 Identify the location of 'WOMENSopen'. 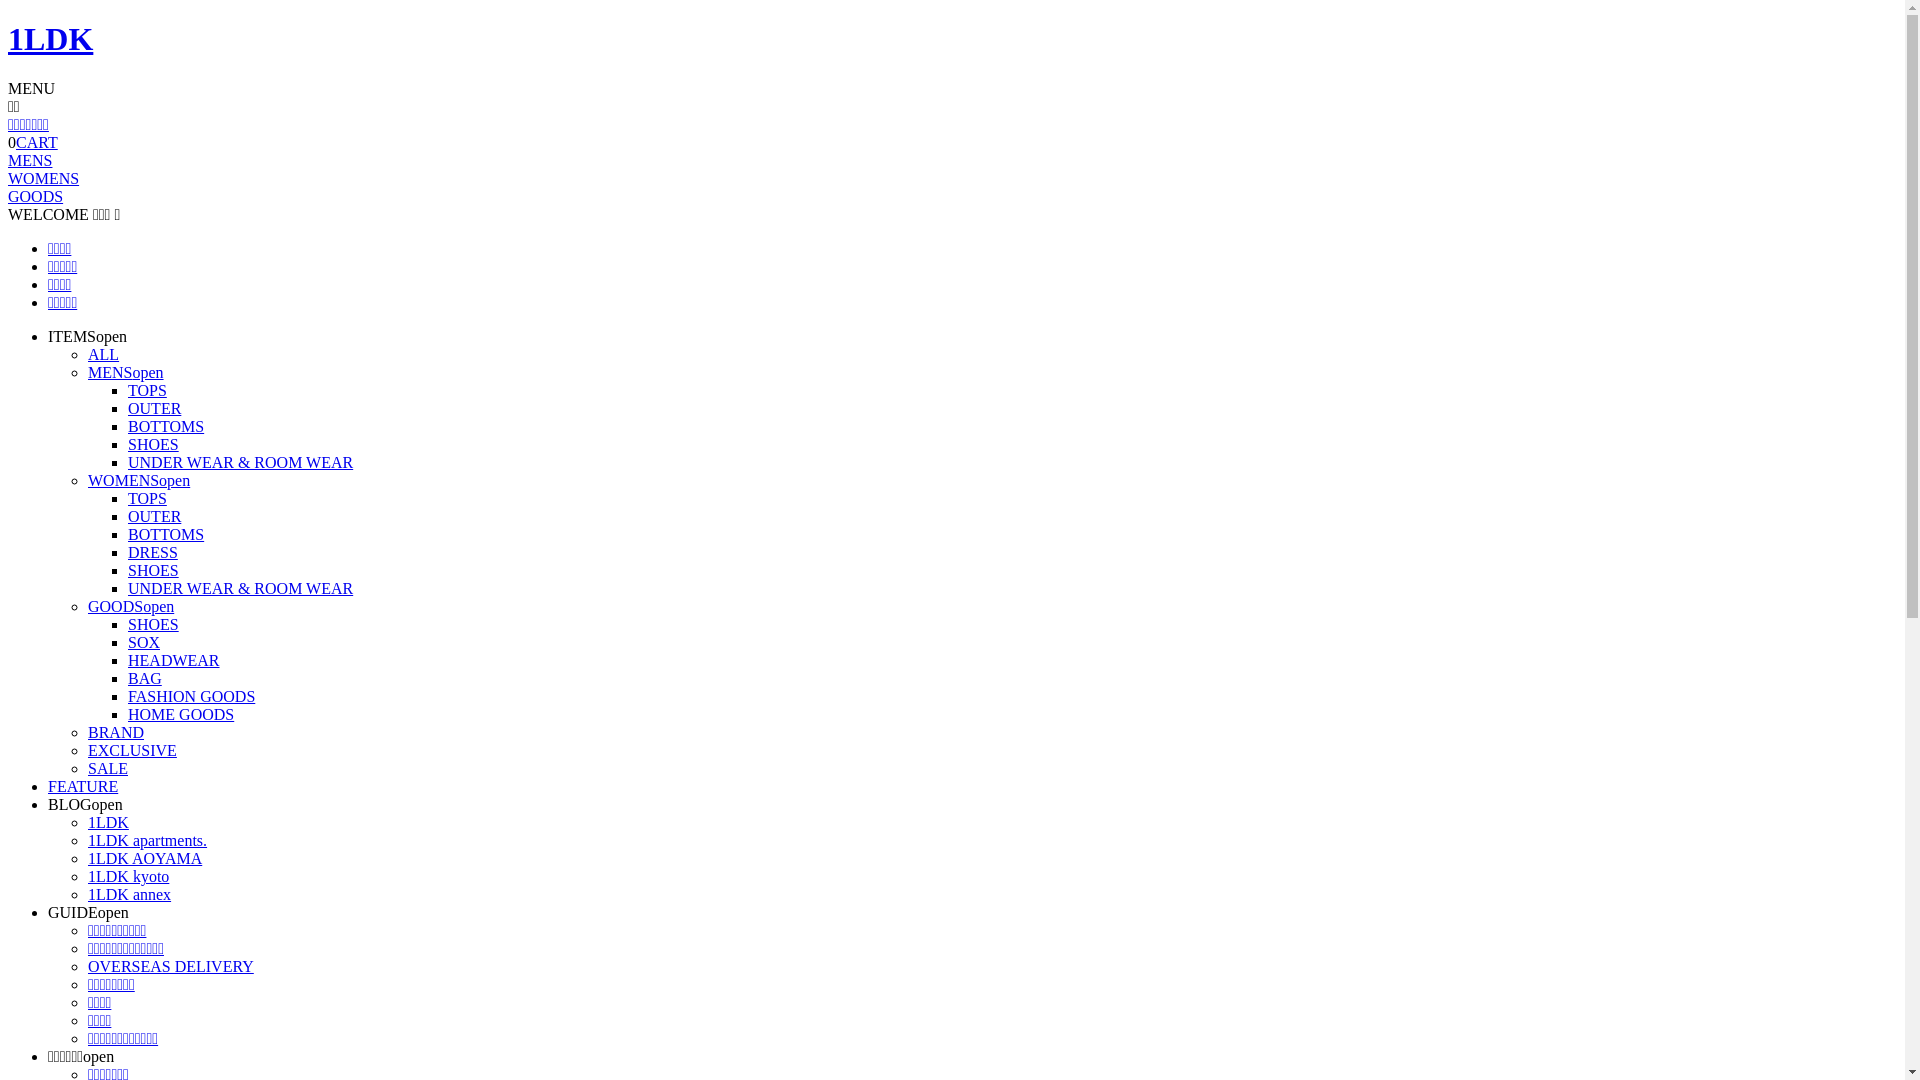
(138, 480).